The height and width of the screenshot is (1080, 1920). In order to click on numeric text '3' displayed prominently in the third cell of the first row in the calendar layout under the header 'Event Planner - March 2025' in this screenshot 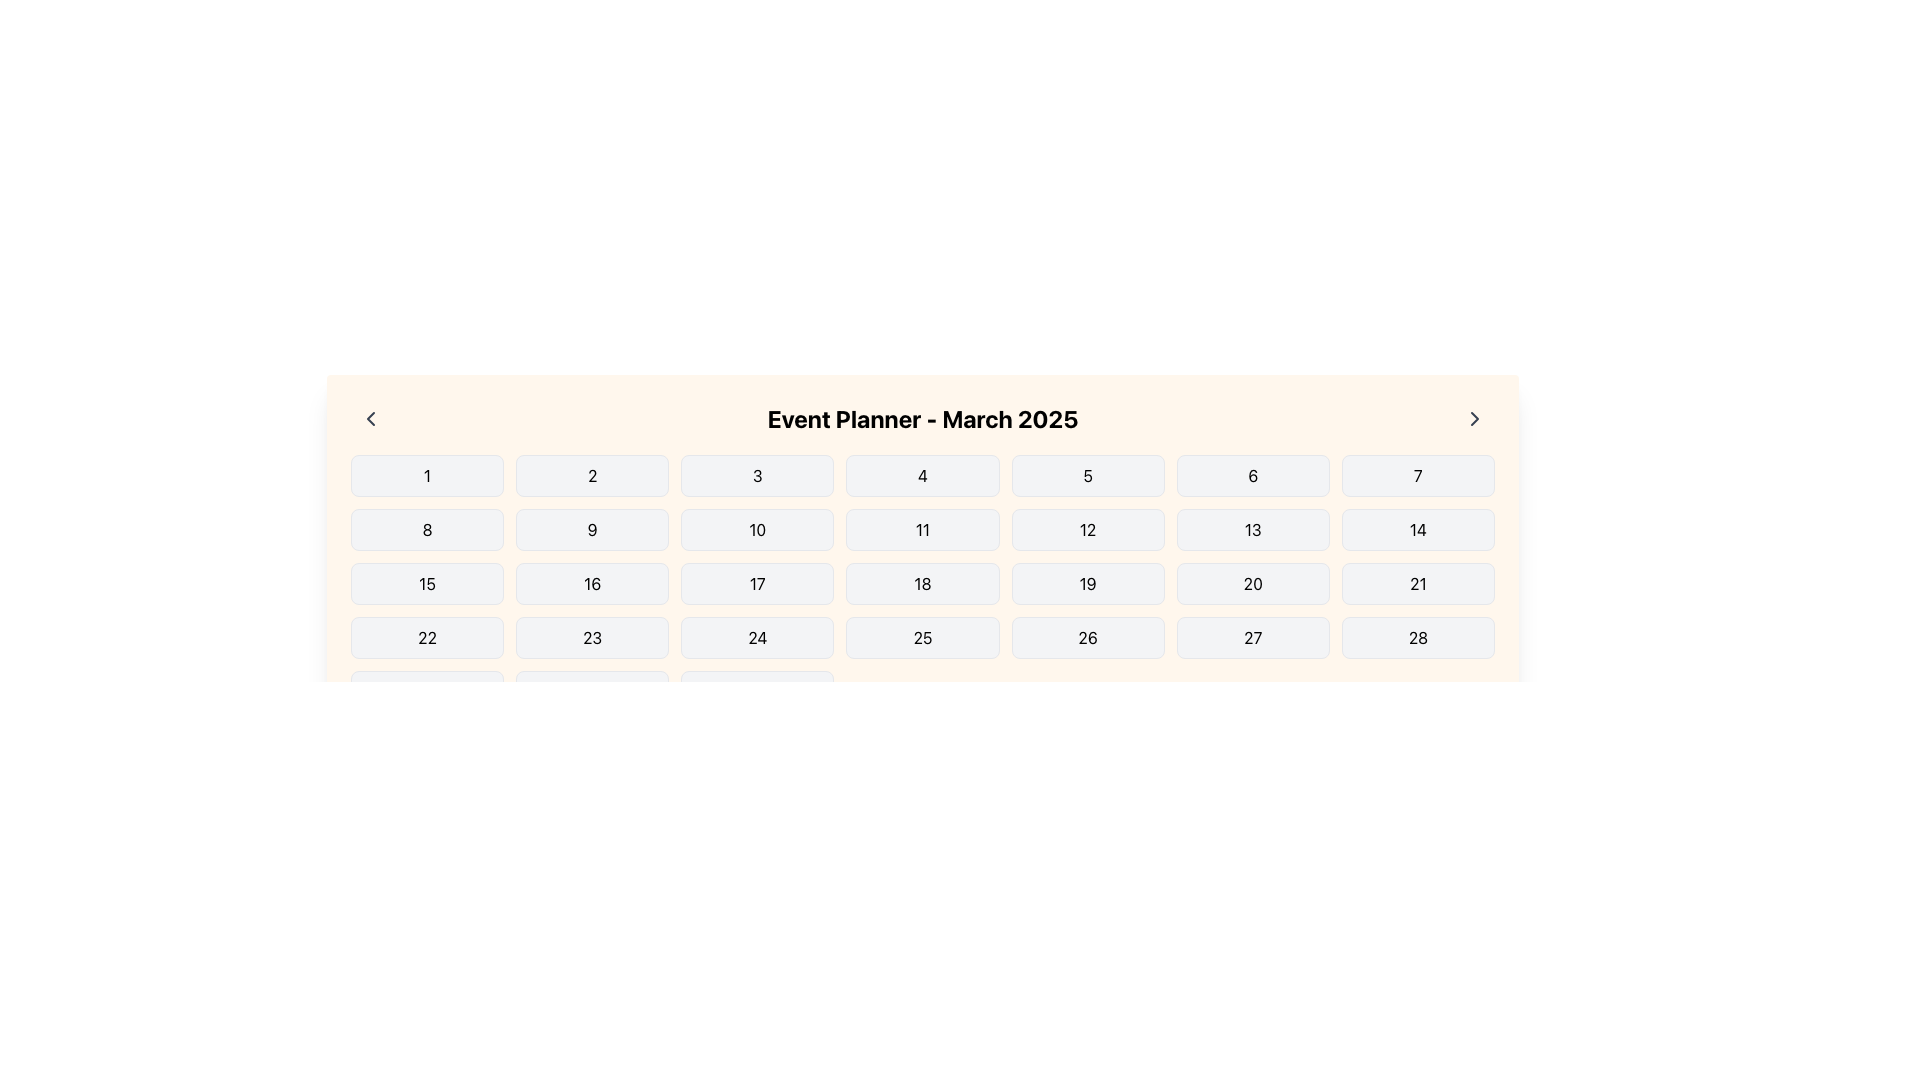, I will do `click(756, 475)`.